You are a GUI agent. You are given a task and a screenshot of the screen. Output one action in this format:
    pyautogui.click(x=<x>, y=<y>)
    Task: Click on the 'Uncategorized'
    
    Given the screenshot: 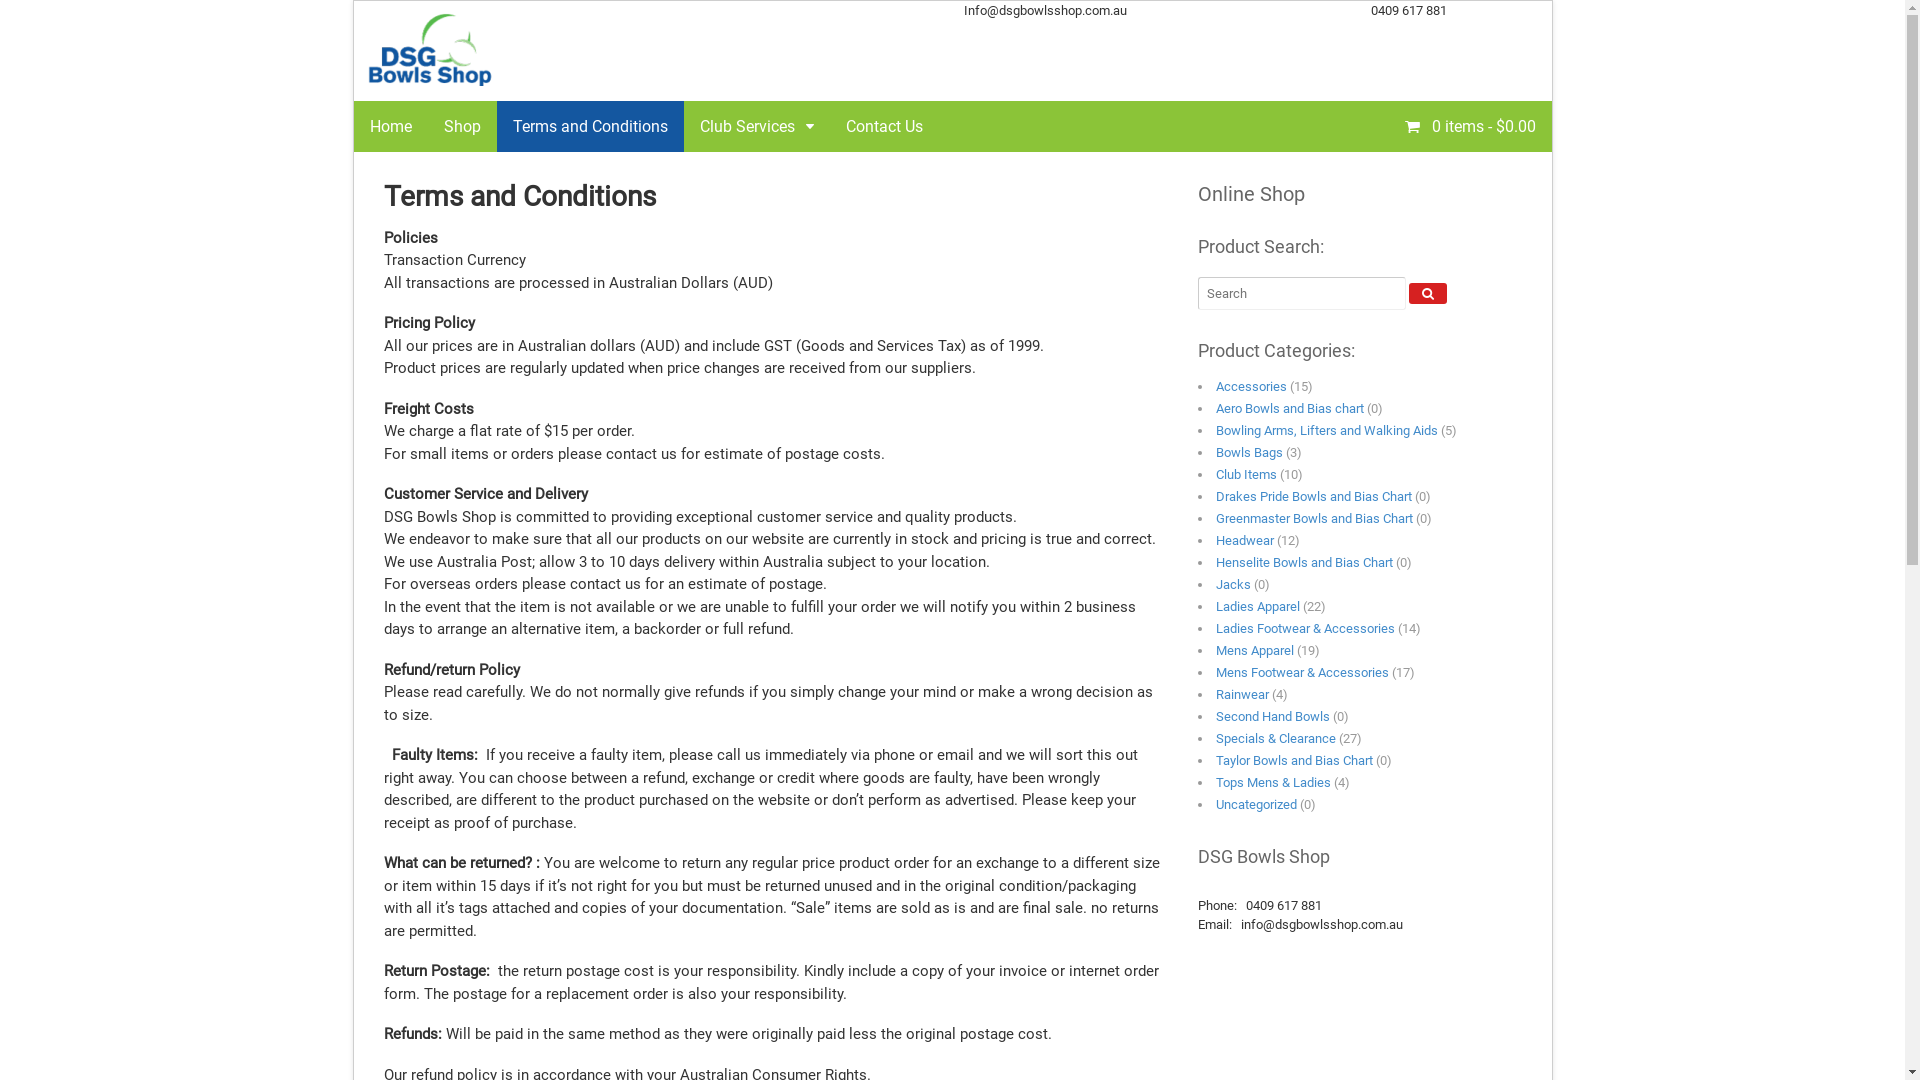 What is the action you would take?
    pyautogui.click(x=1255, y=803)
    